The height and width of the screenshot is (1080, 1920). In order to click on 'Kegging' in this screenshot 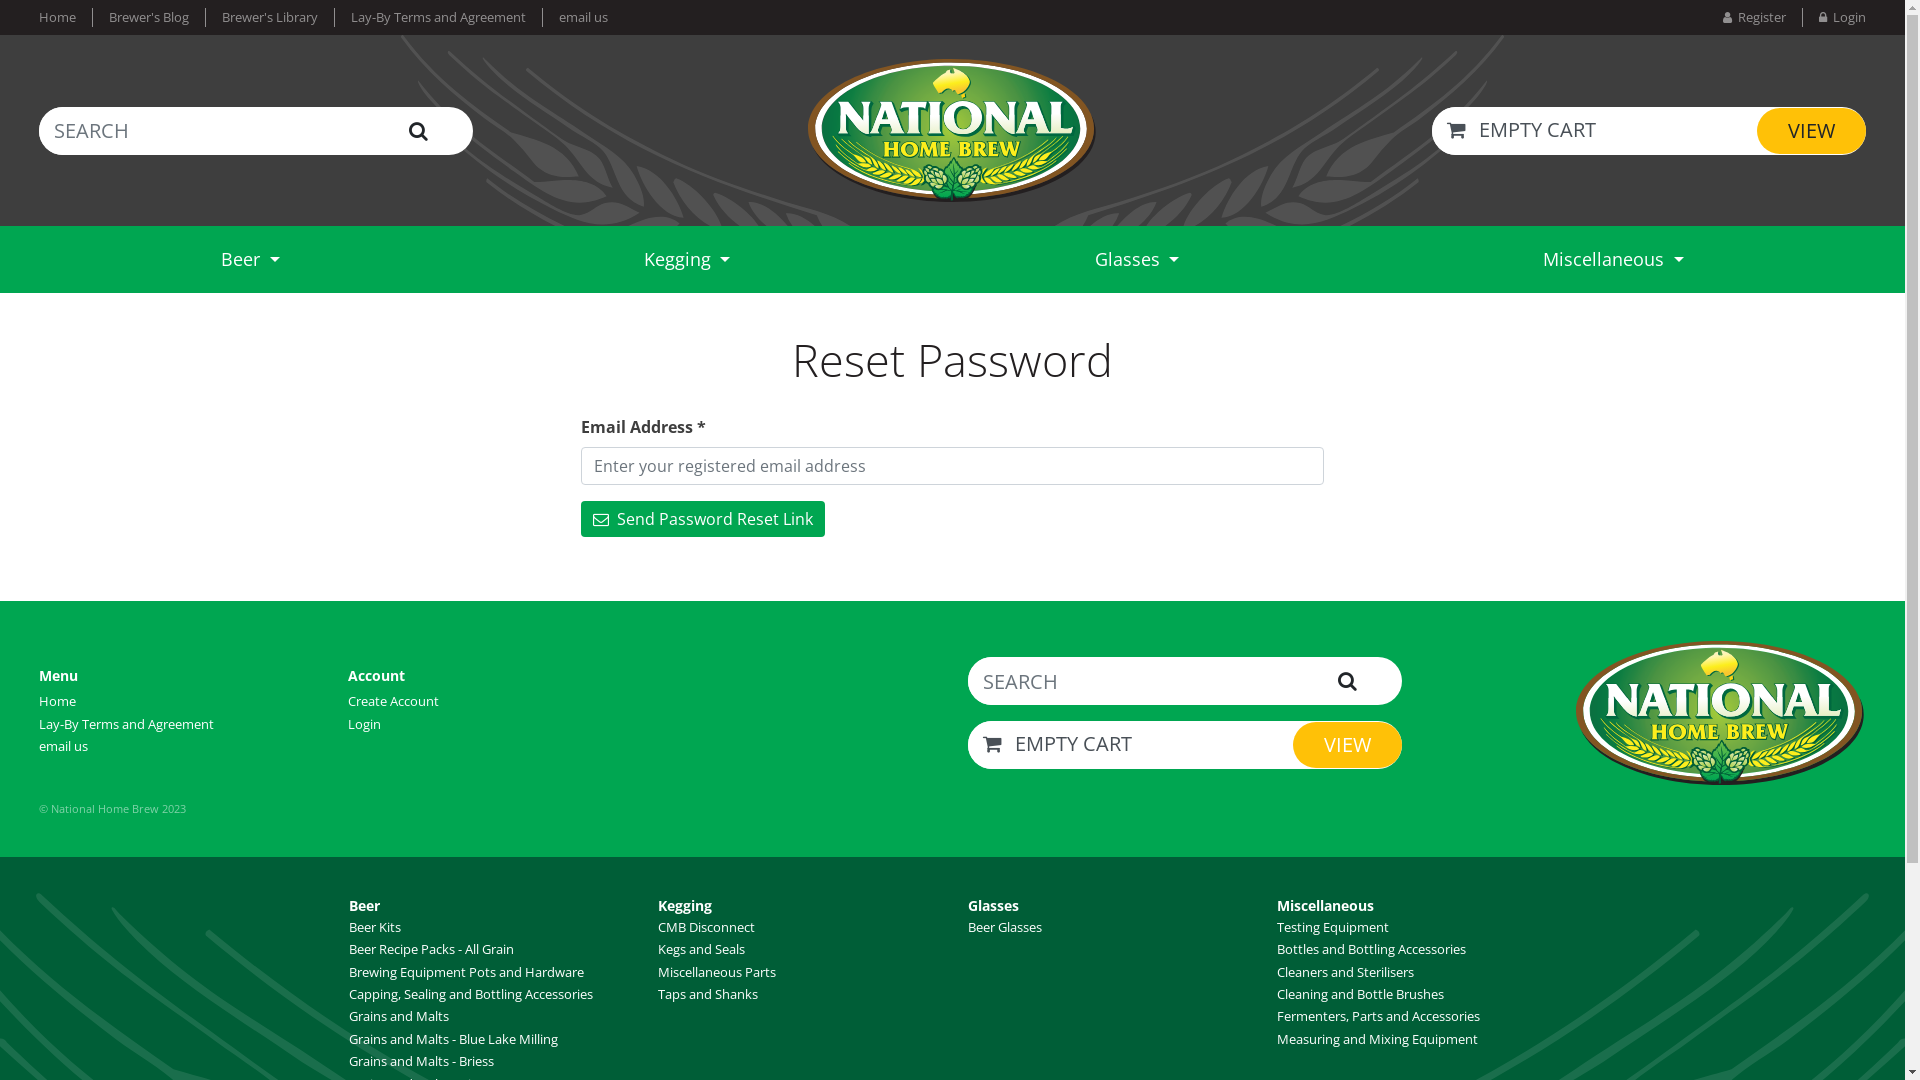, I will do `click(686, 257)`.